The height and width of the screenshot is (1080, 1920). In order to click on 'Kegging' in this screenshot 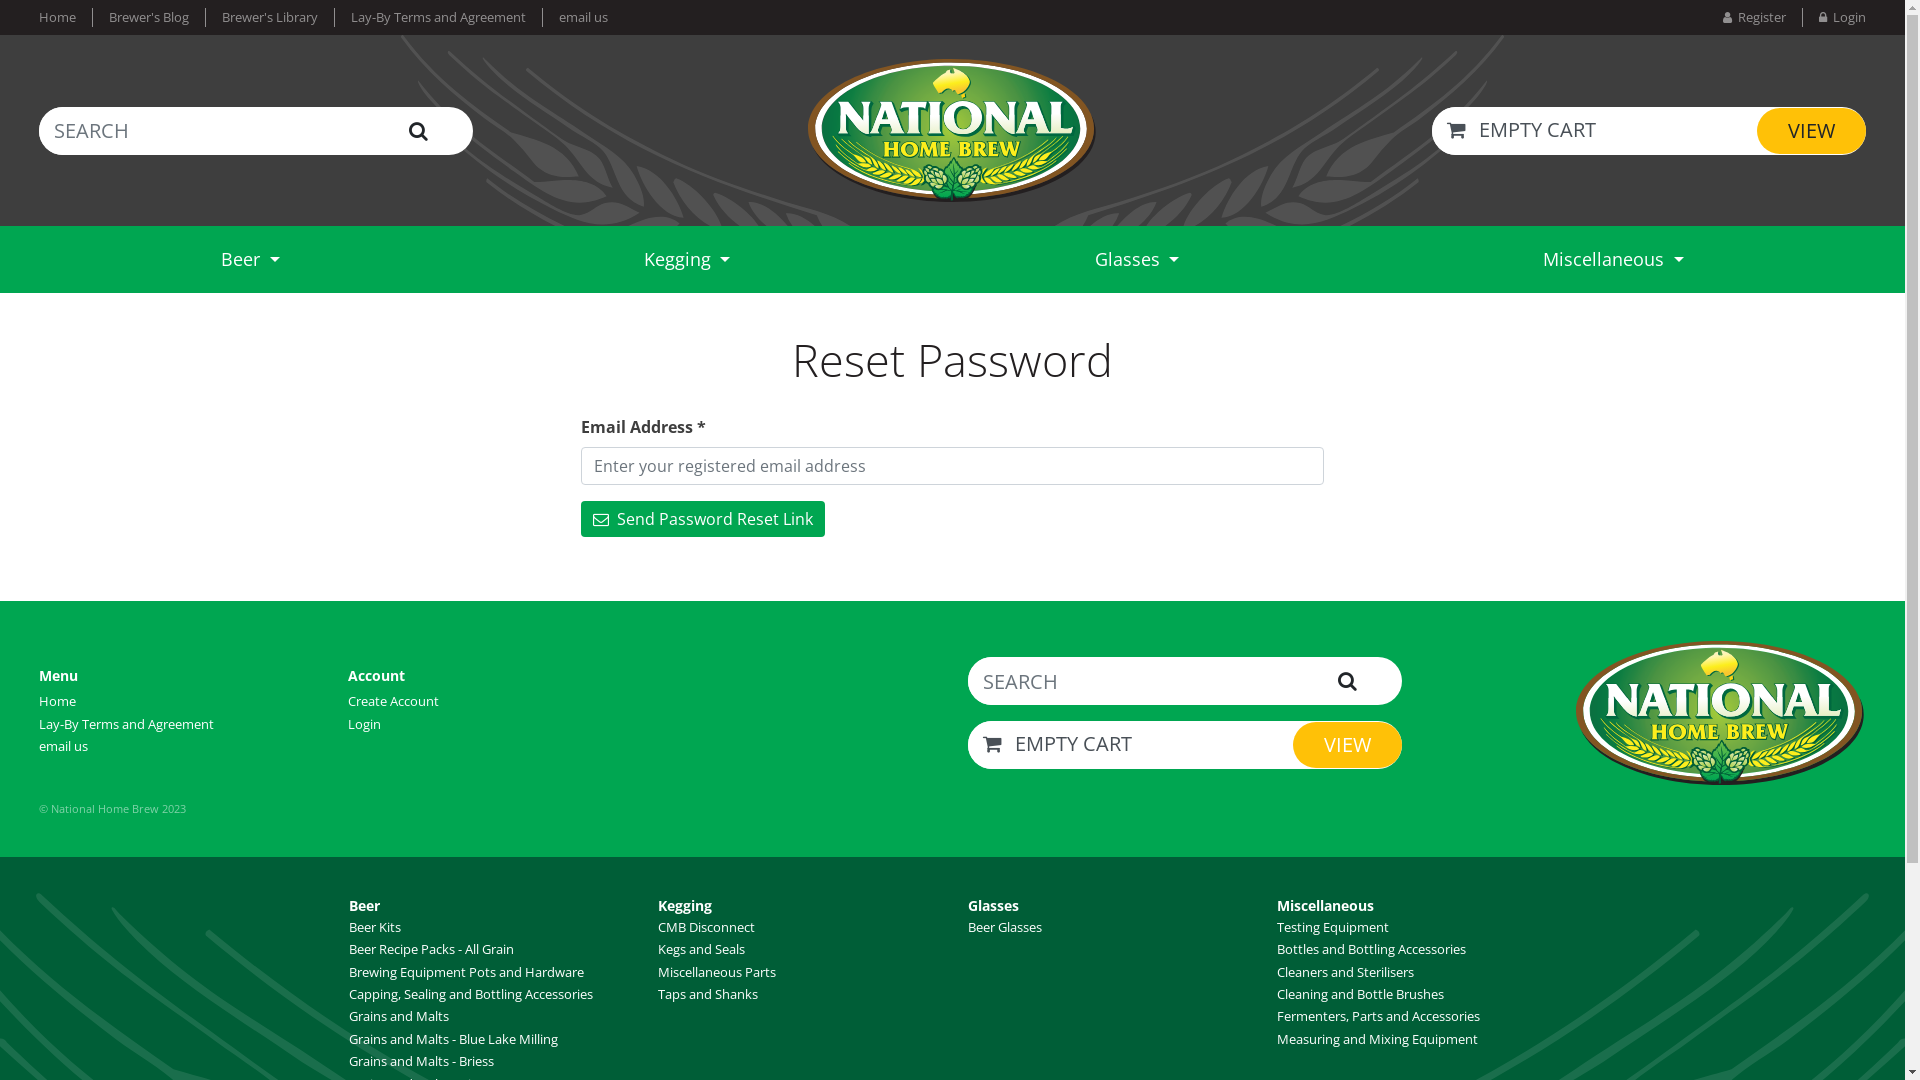, I will do `click(686, 257)`.